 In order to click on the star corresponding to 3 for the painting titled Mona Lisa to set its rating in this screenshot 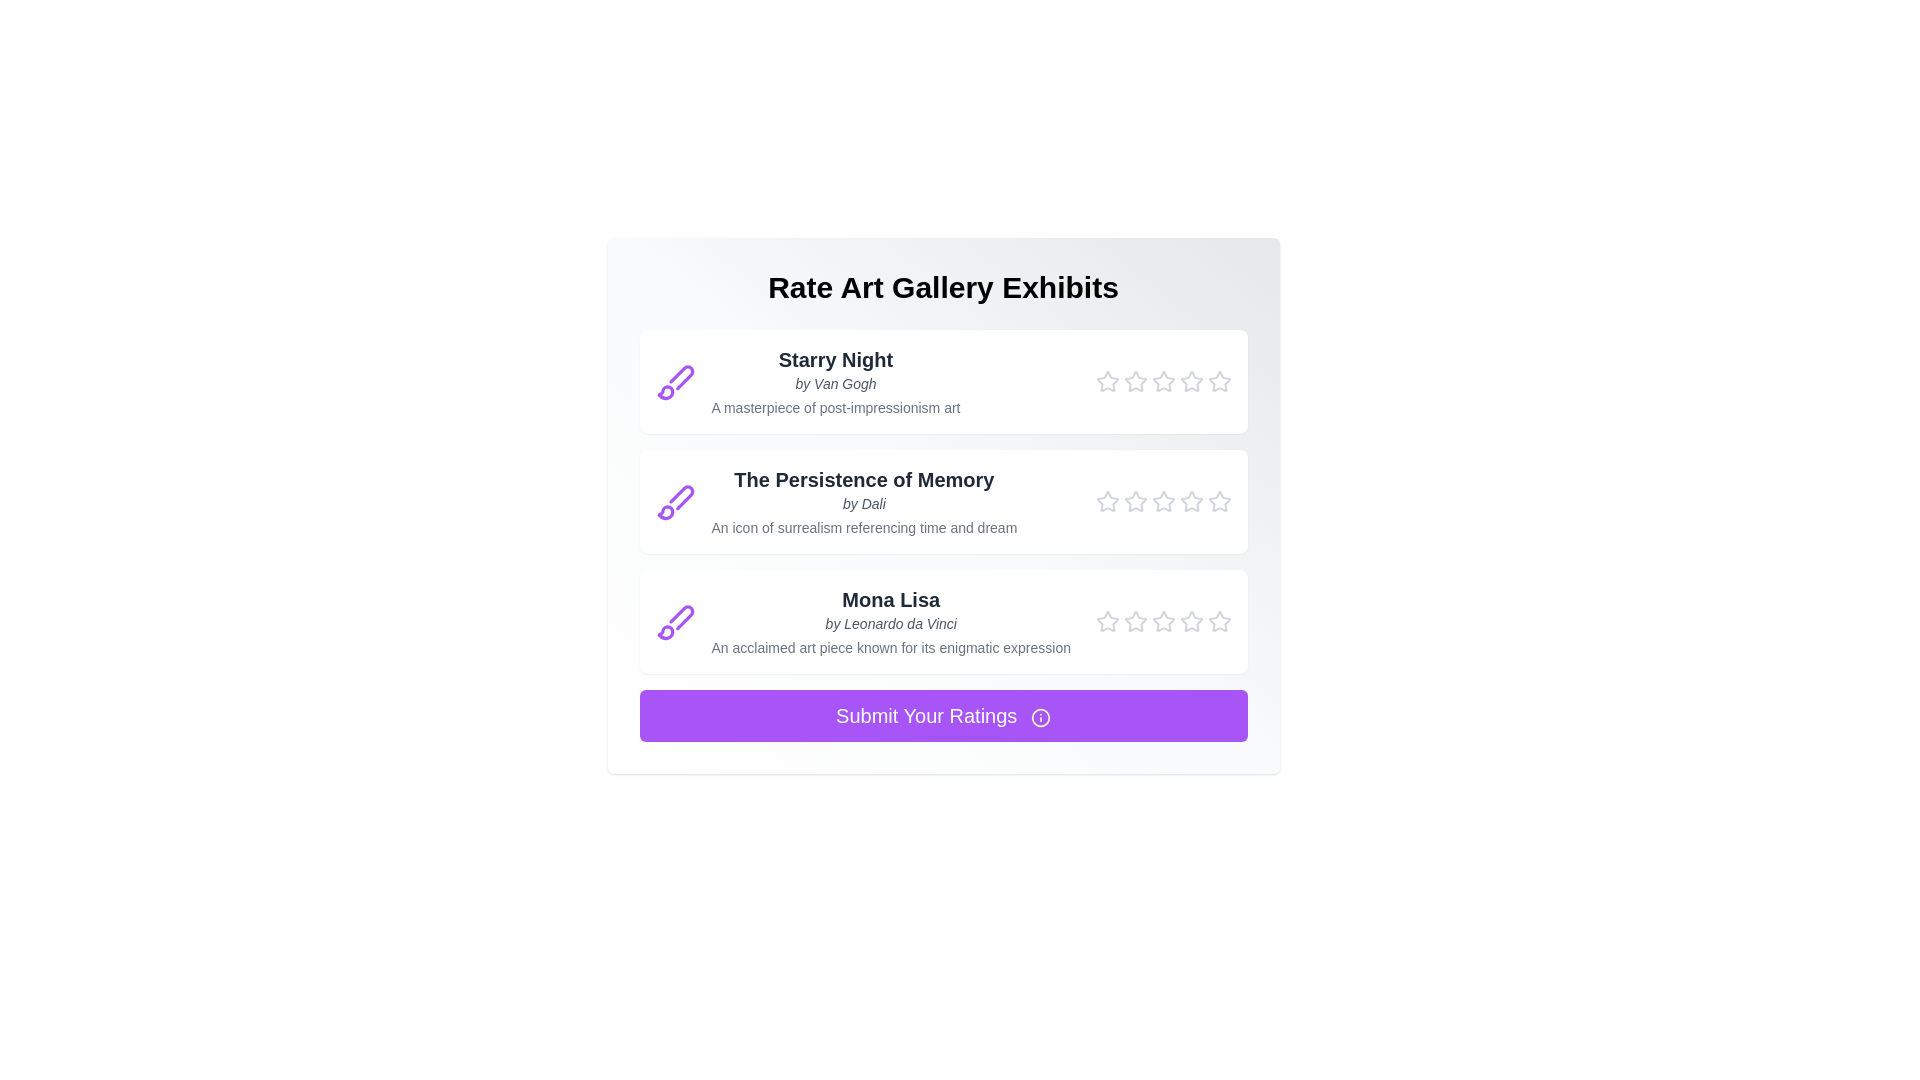, I will do `click(1163, 620)`.